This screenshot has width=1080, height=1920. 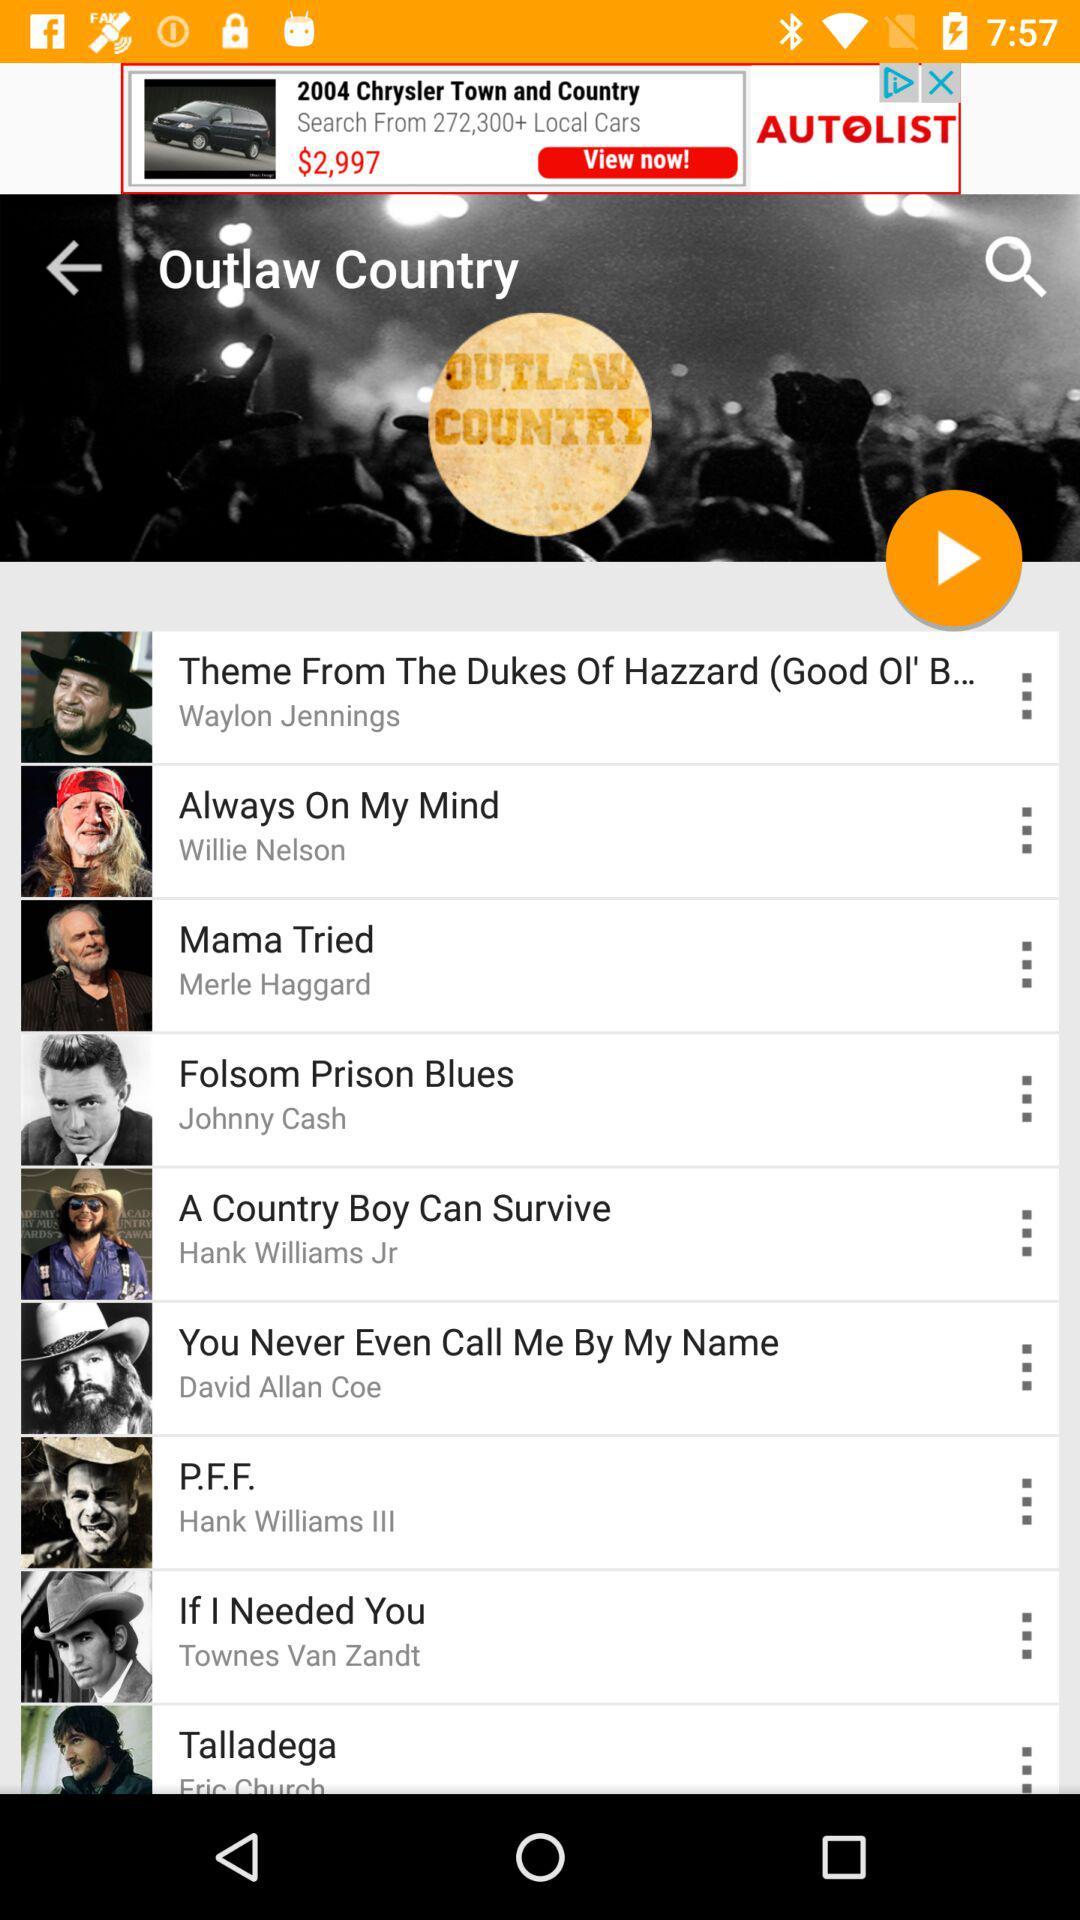 What do you see at coordinates (952, 557) in the screenshot?
I see `next` at bounding box center [952, 557].